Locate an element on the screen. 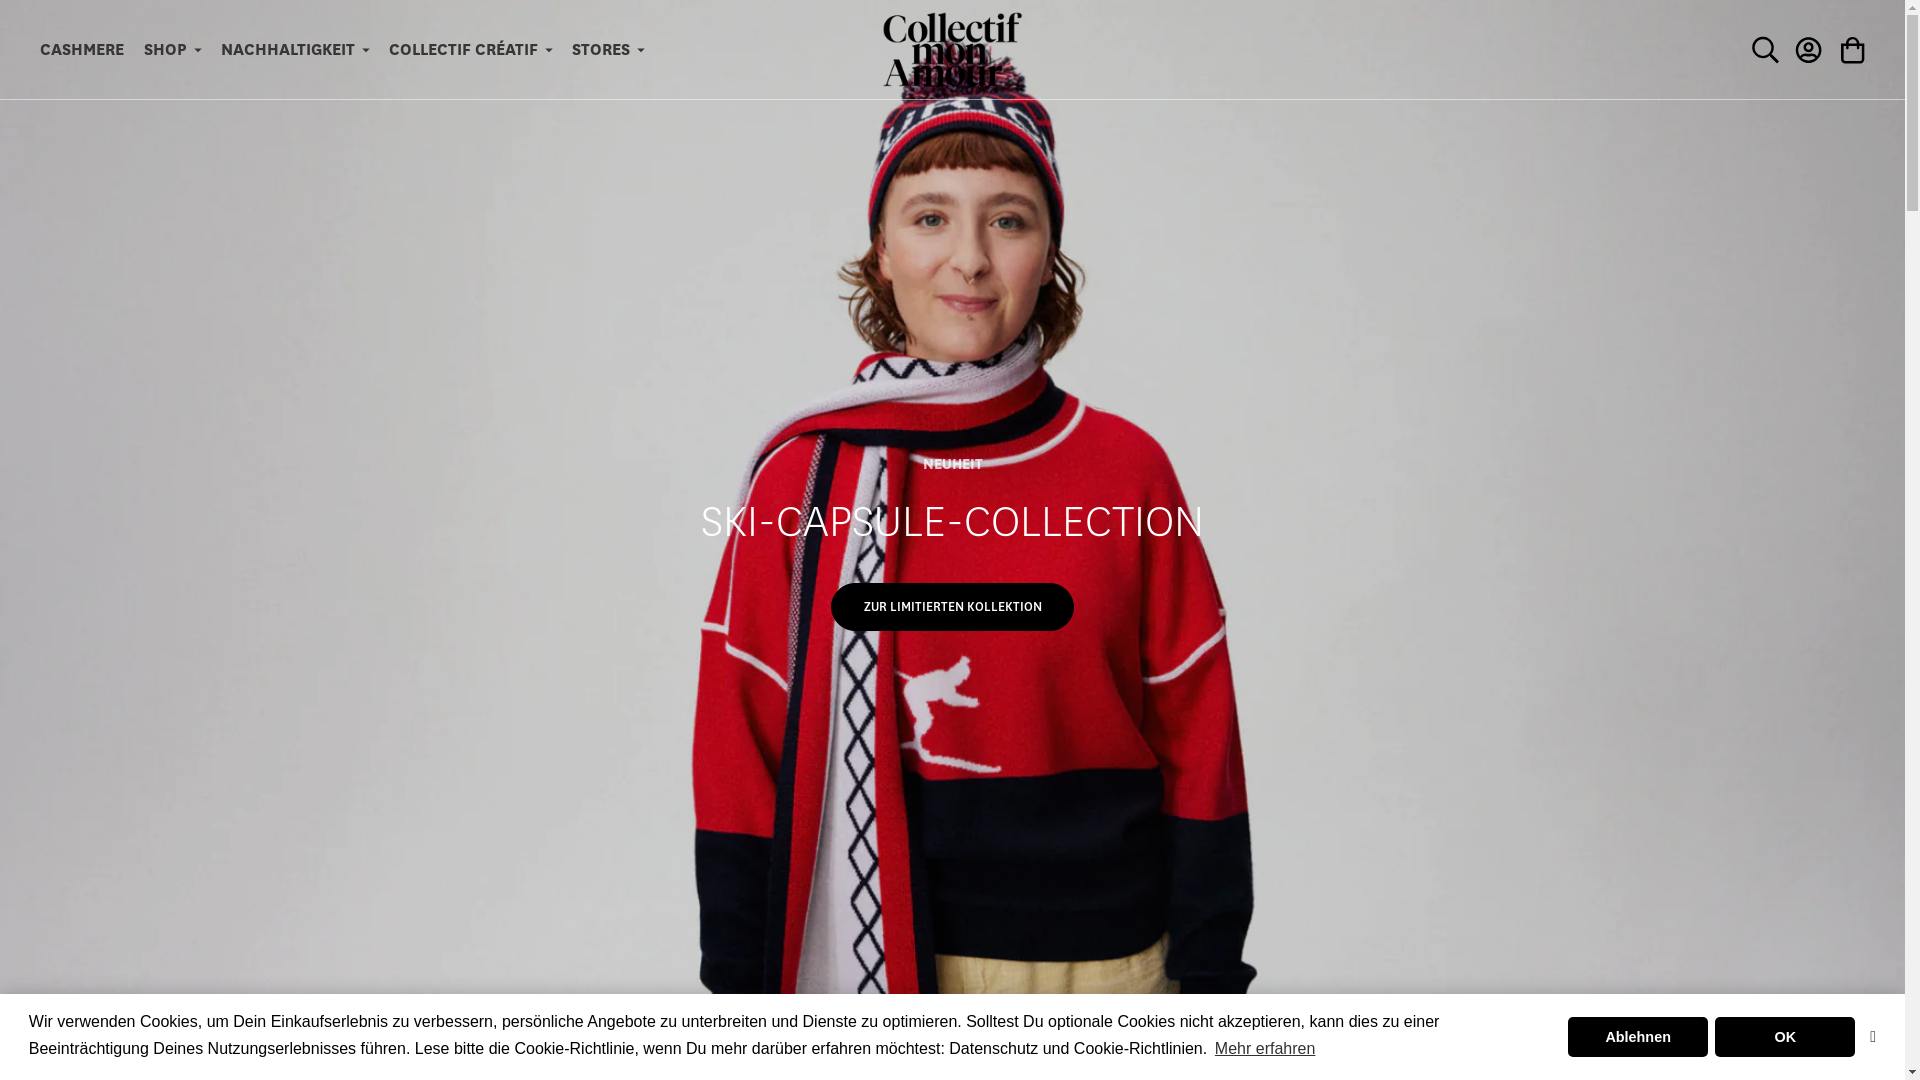 Image resolution: width=1920 pixels, height=1080 pixels. 'Mehr erfahren' is located at coordinates (1264, 1048).